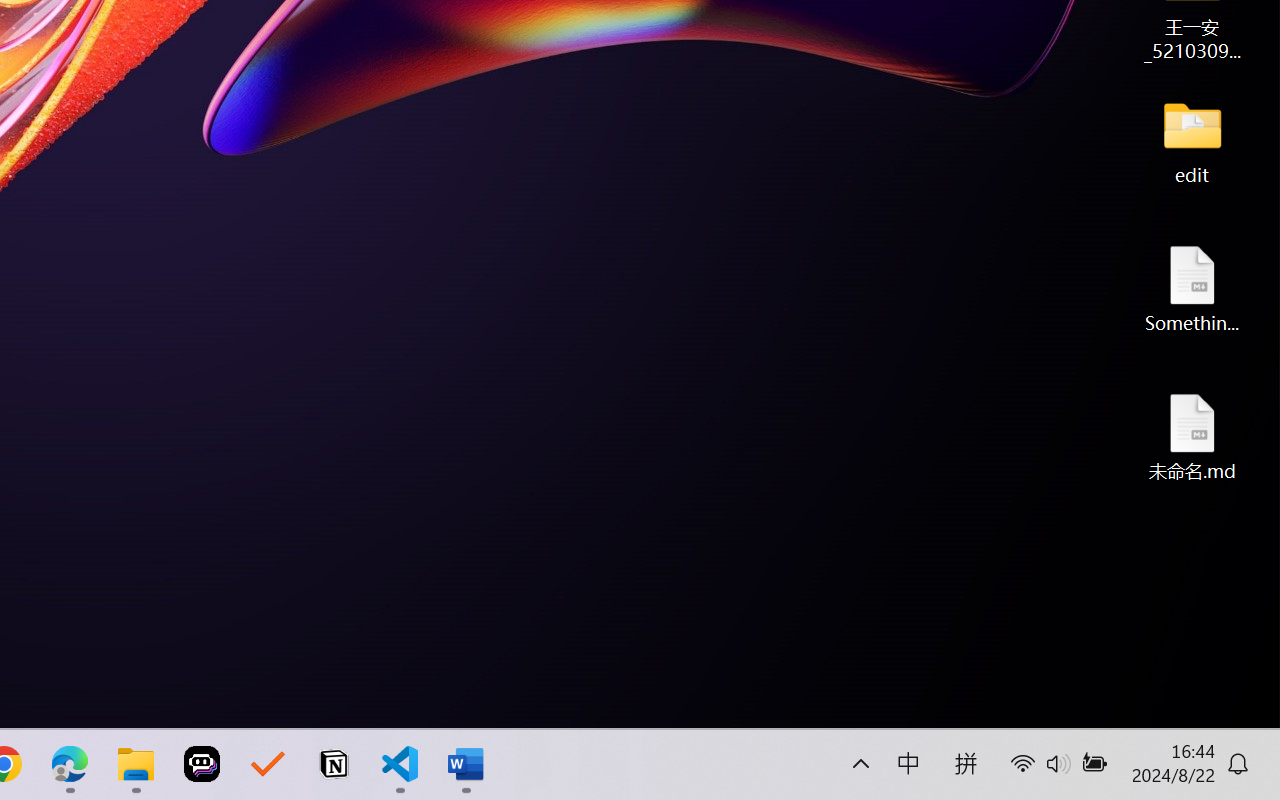  What do you see at coordinates (1192, 288) in the screenshot?
I see `'Something.md'` at bounding box center [1192, 288].